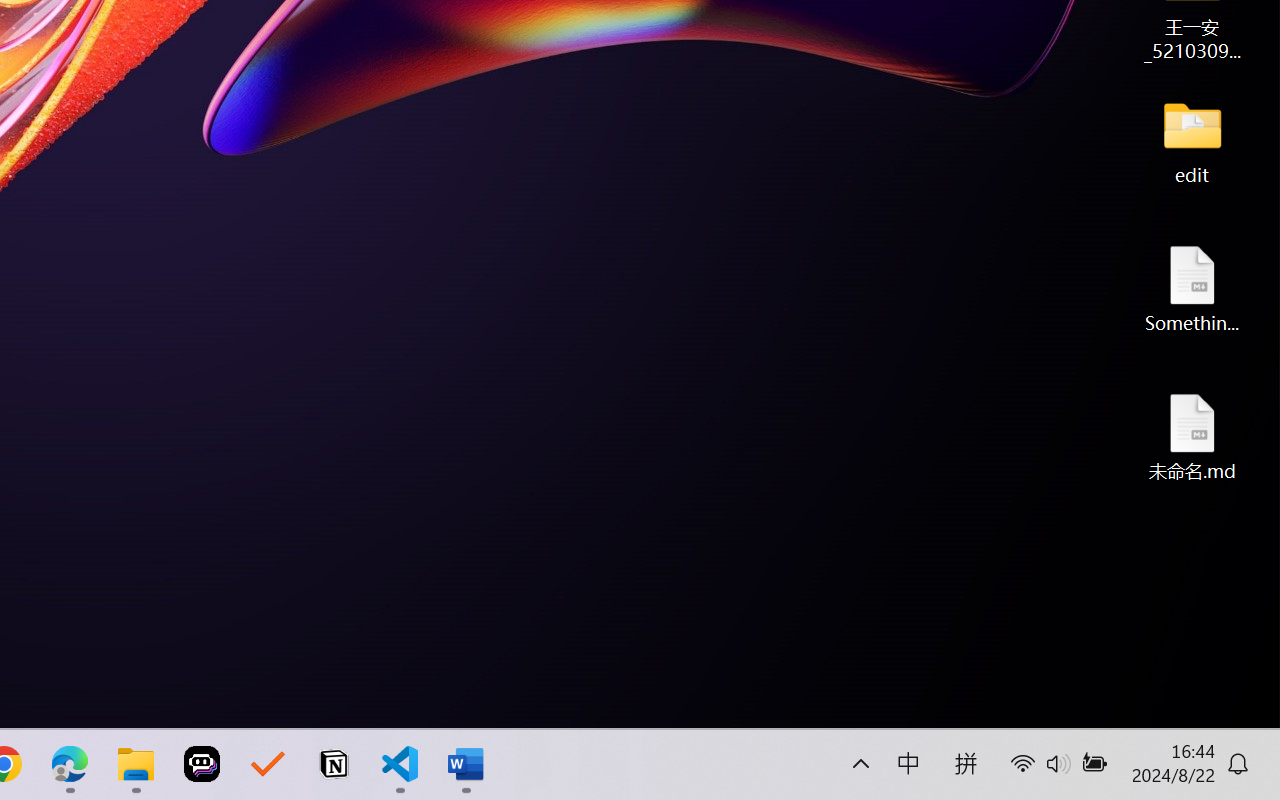  What do you see at coordinates (1192, 288) in the screenshot?
I see `'Something.md'` at bounding box center [1192, 288].